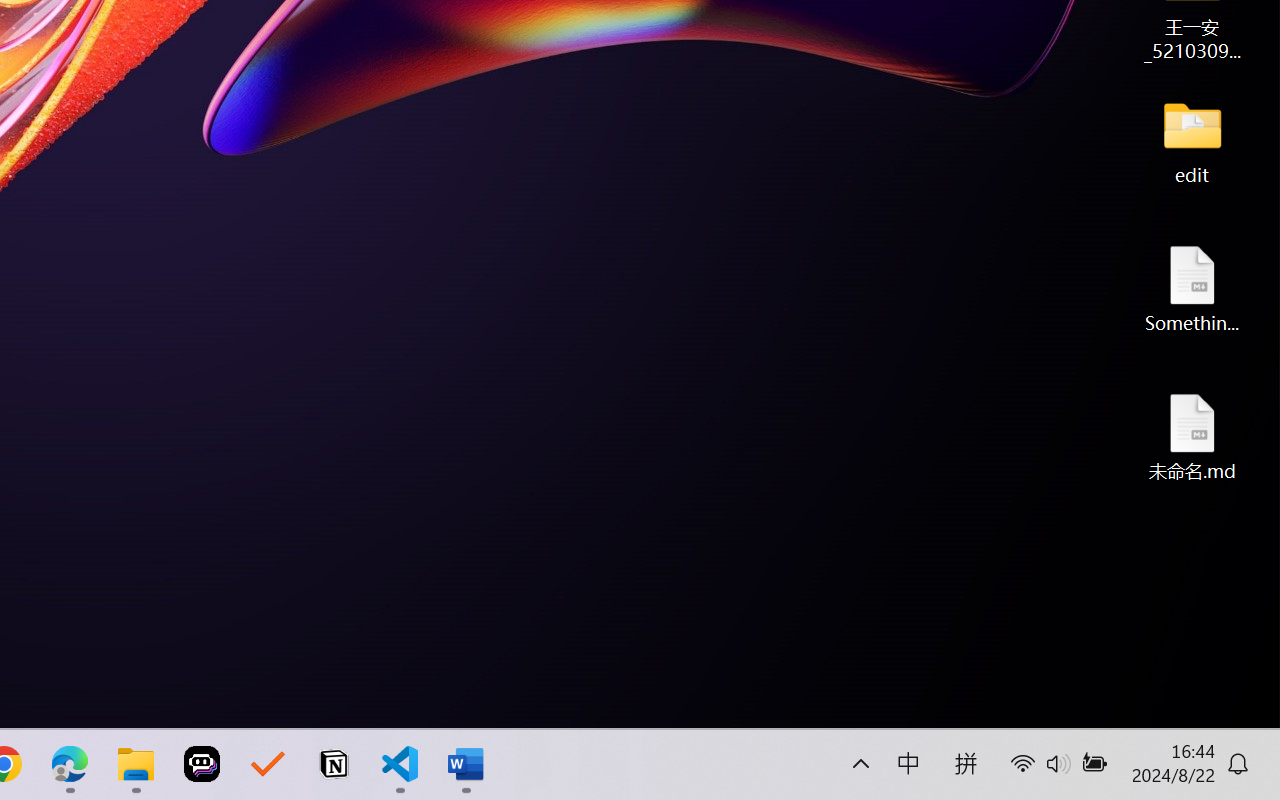  What do you see at coordinates (1192, 288) in the screenshot?
I see `'Something.md'` at bounding box center [1192, 288].